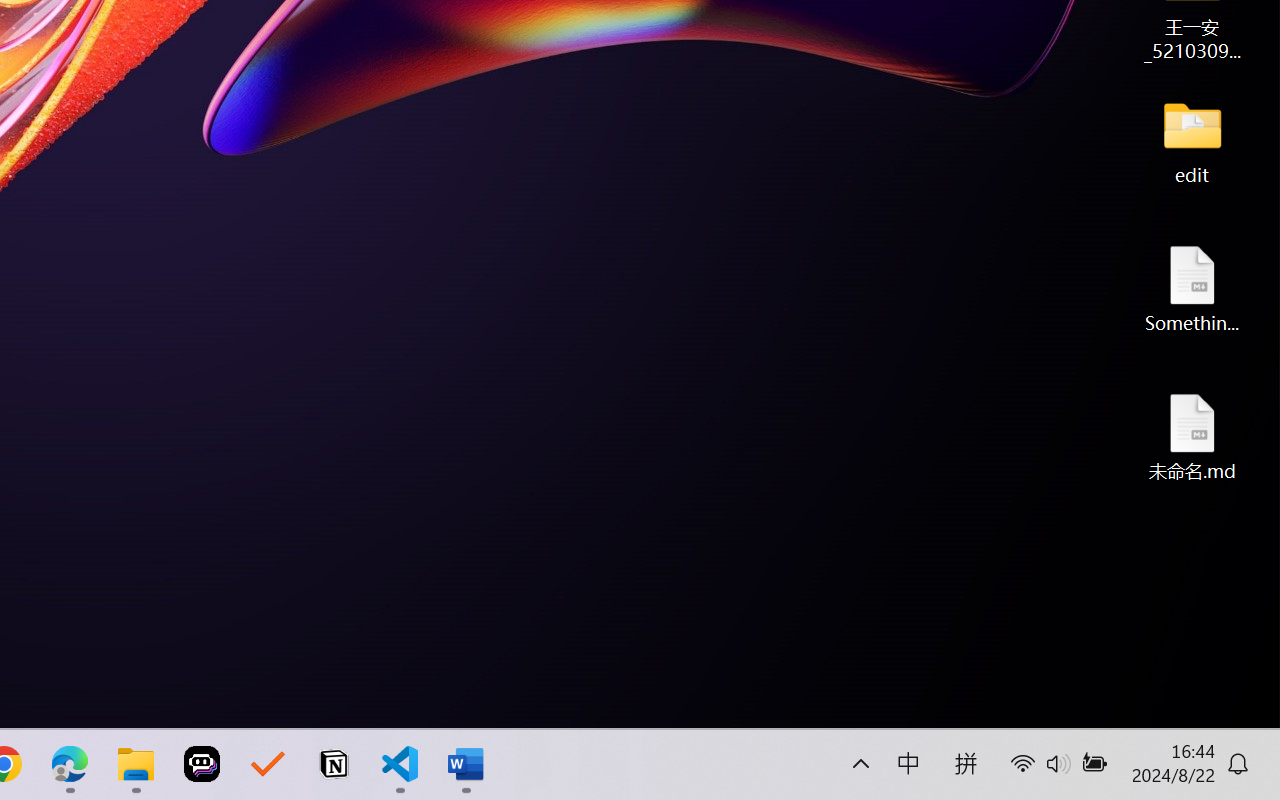  What do you see at coordinates (1192, 288) in the screenshot?
I see `'Something.md'` at bounding box center [1192, 288].